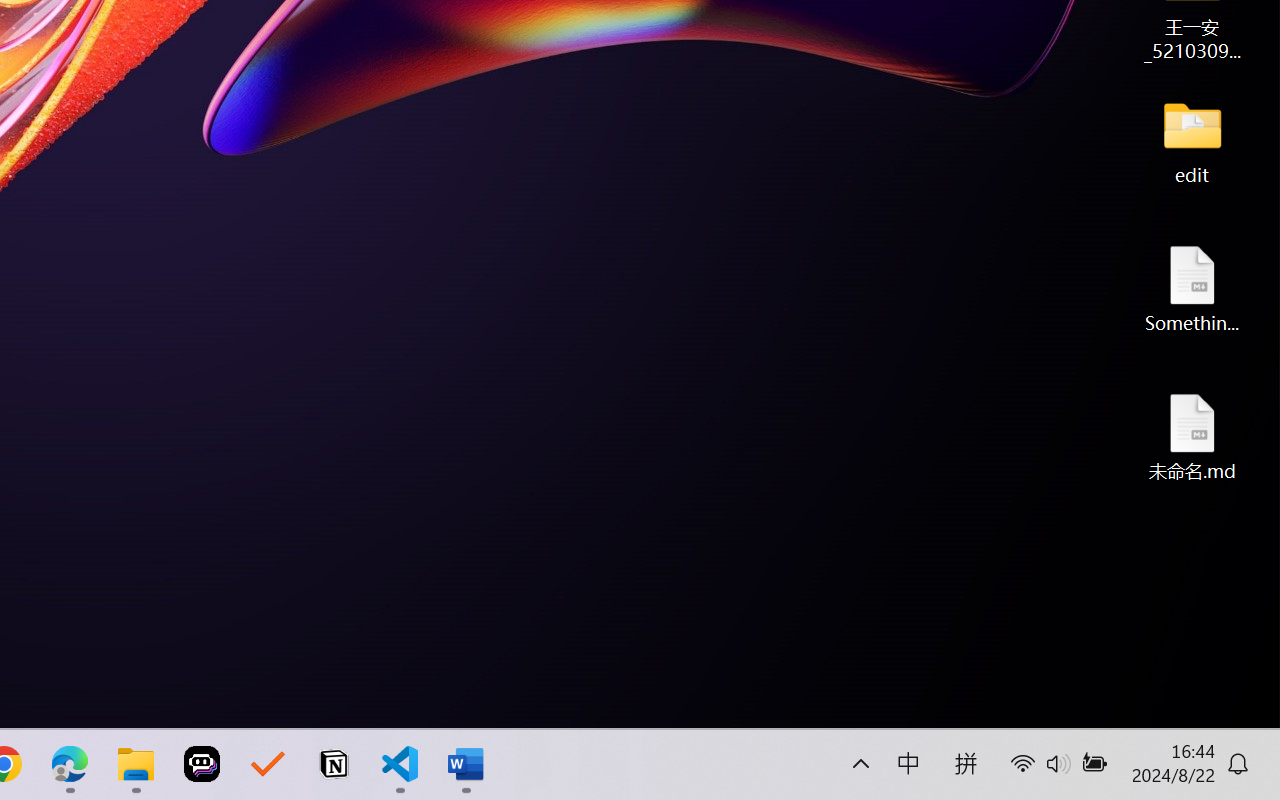  What do you see at coordinates (1192, 288) in the screenshot?
I see `'Something.md'` at bounding box center [1192, 288].